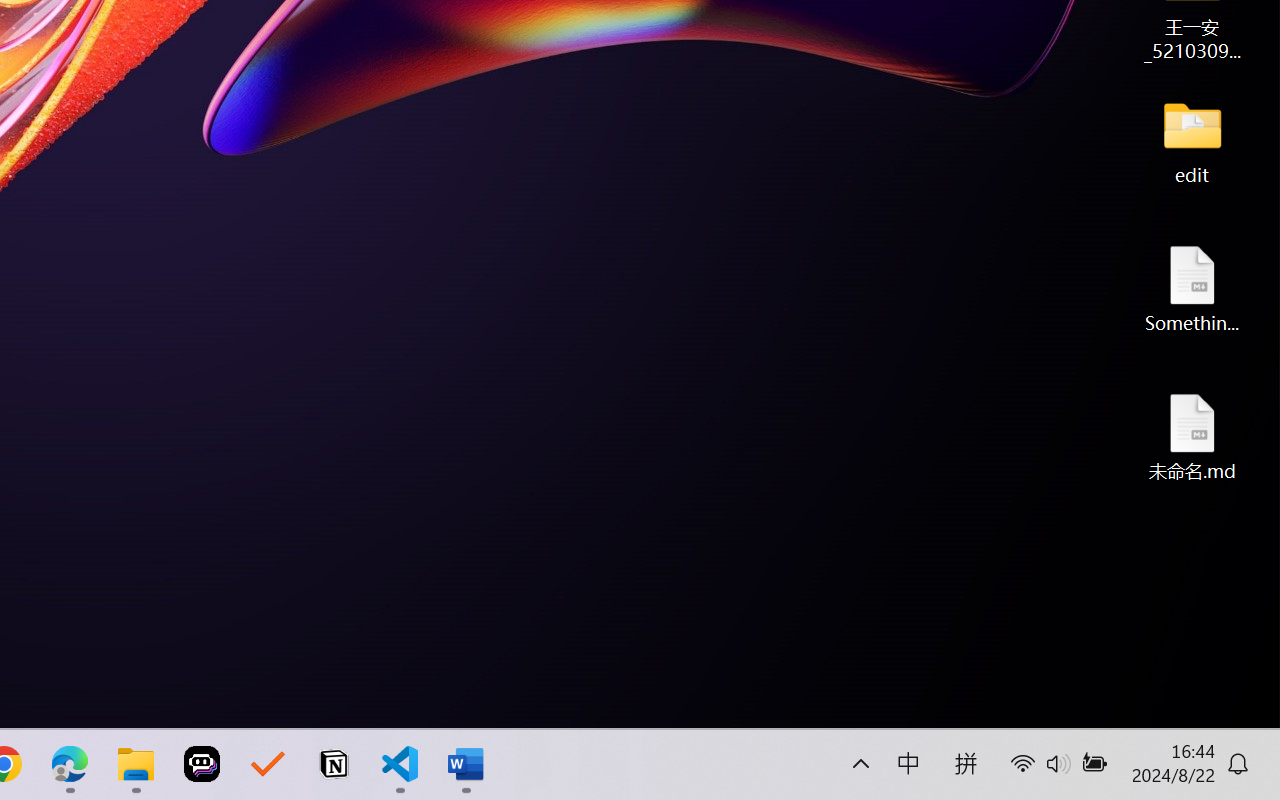  What do you see at coordinates (1192, 288) in the screenshot?
I see `'Something.md'` at bounding box center [1192, 288].